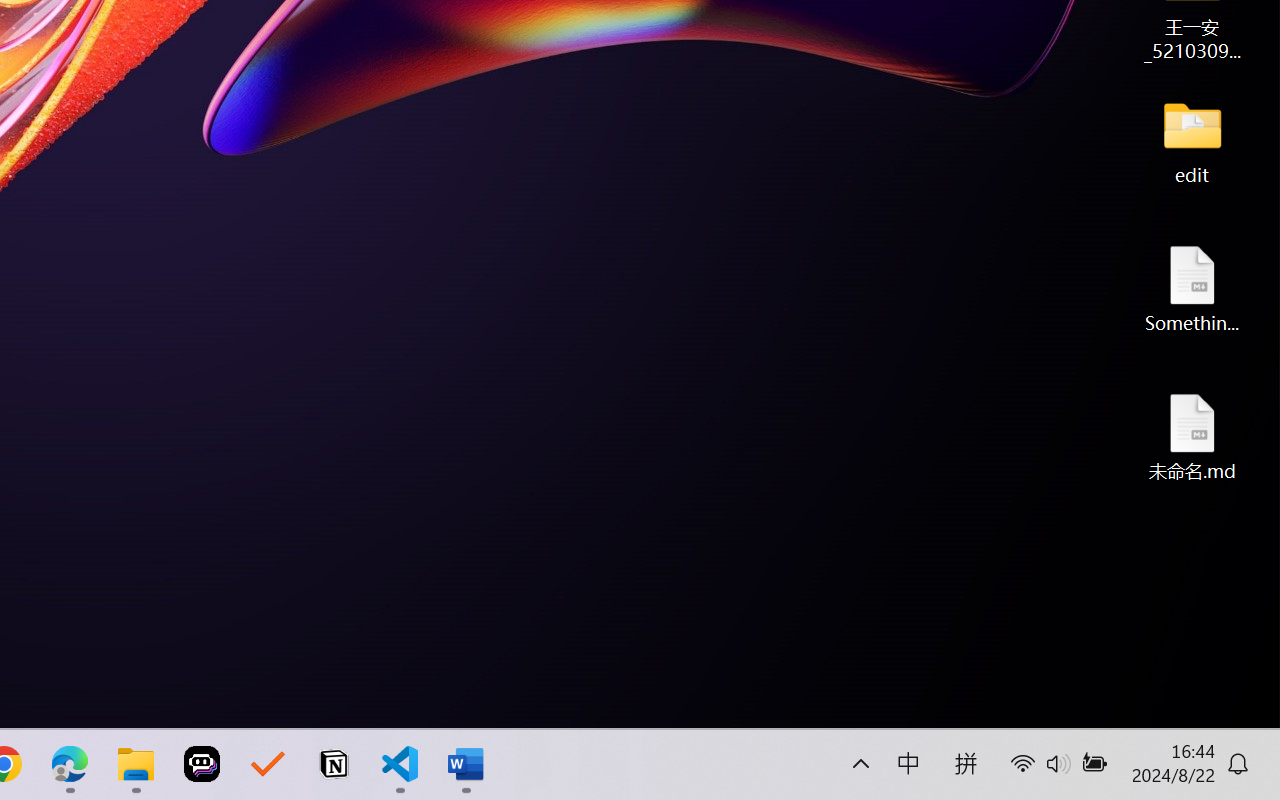  What do you see at coordinates (1192, 288) in the screenshot?
I see `'Something.md'` at bounding box center [1192, 288].